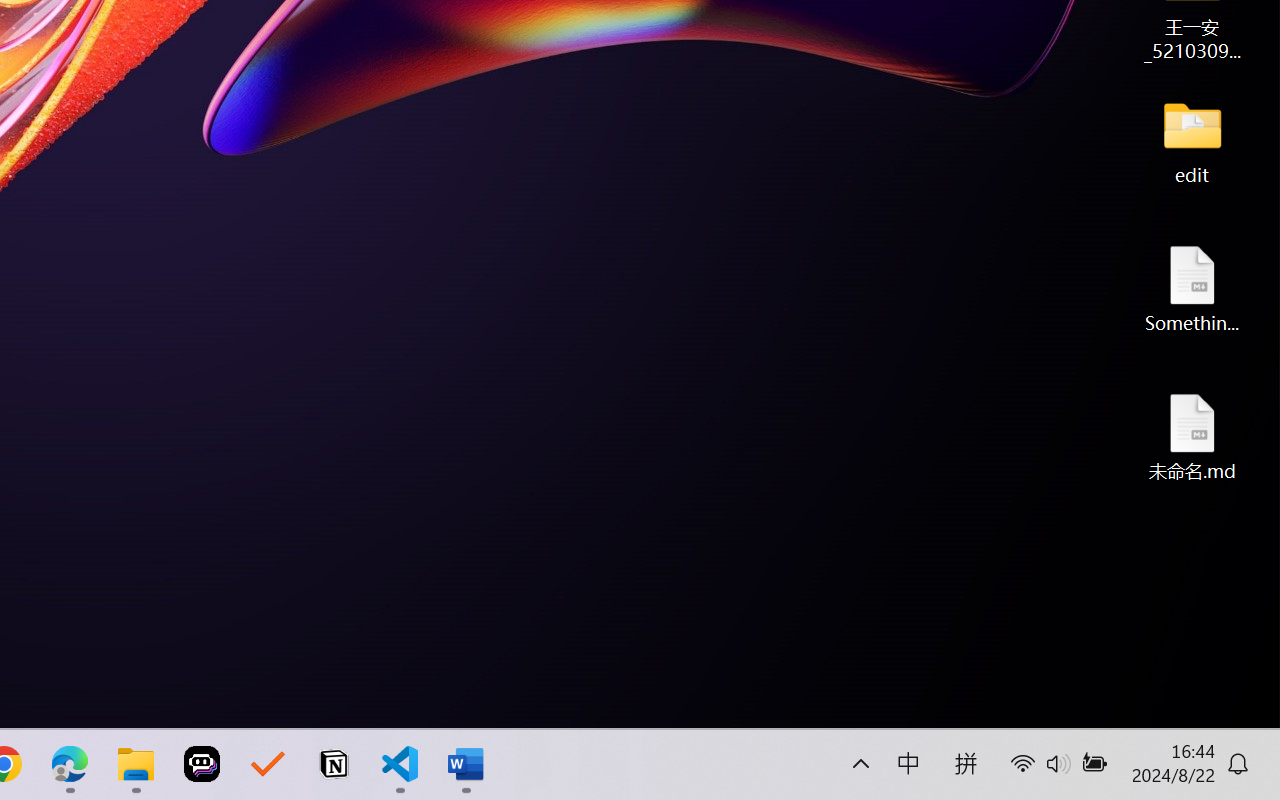  What do you see at coordinates (1192, 288) in the screenshot?
I see `'Something.md'` at bounding box center [1192, 288].